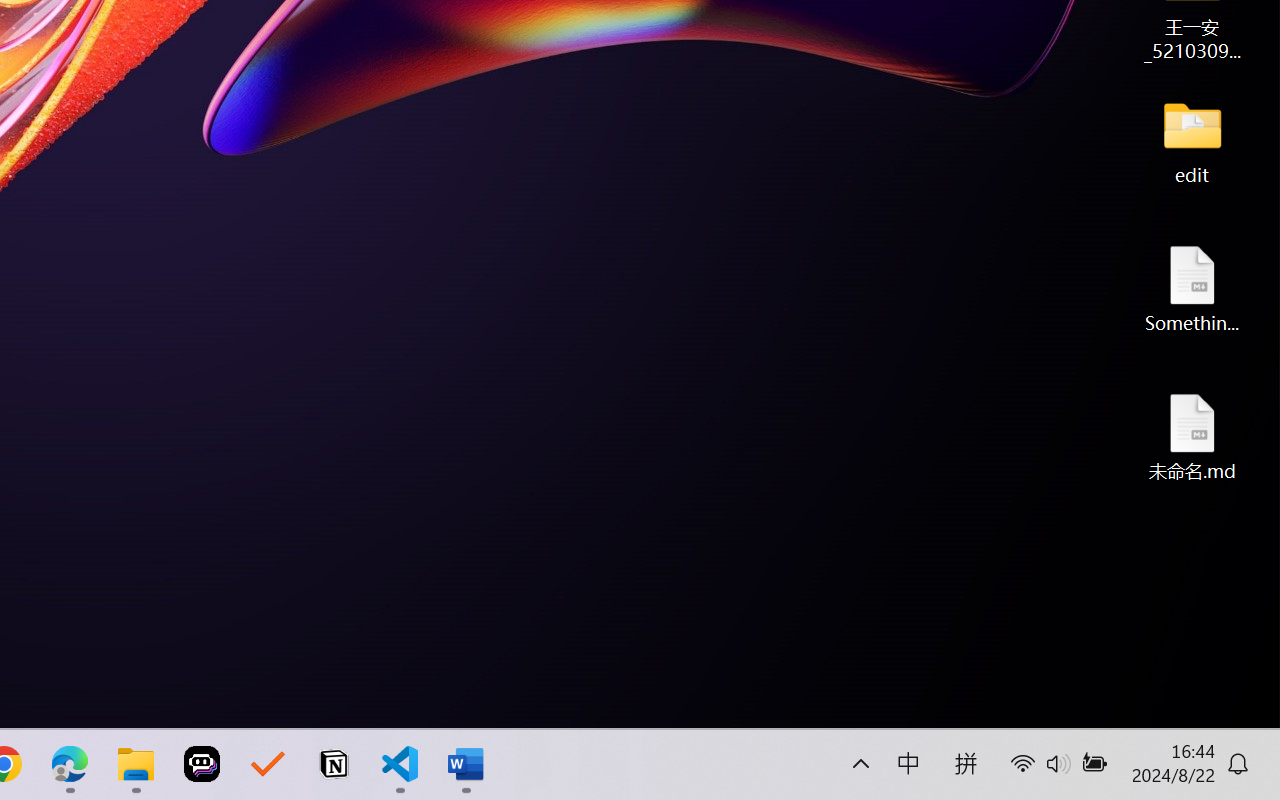  What do you see at coordinates (1192, 288) in the screenshot?
I see `'Something.md'` at bounding box center [1192, 288].